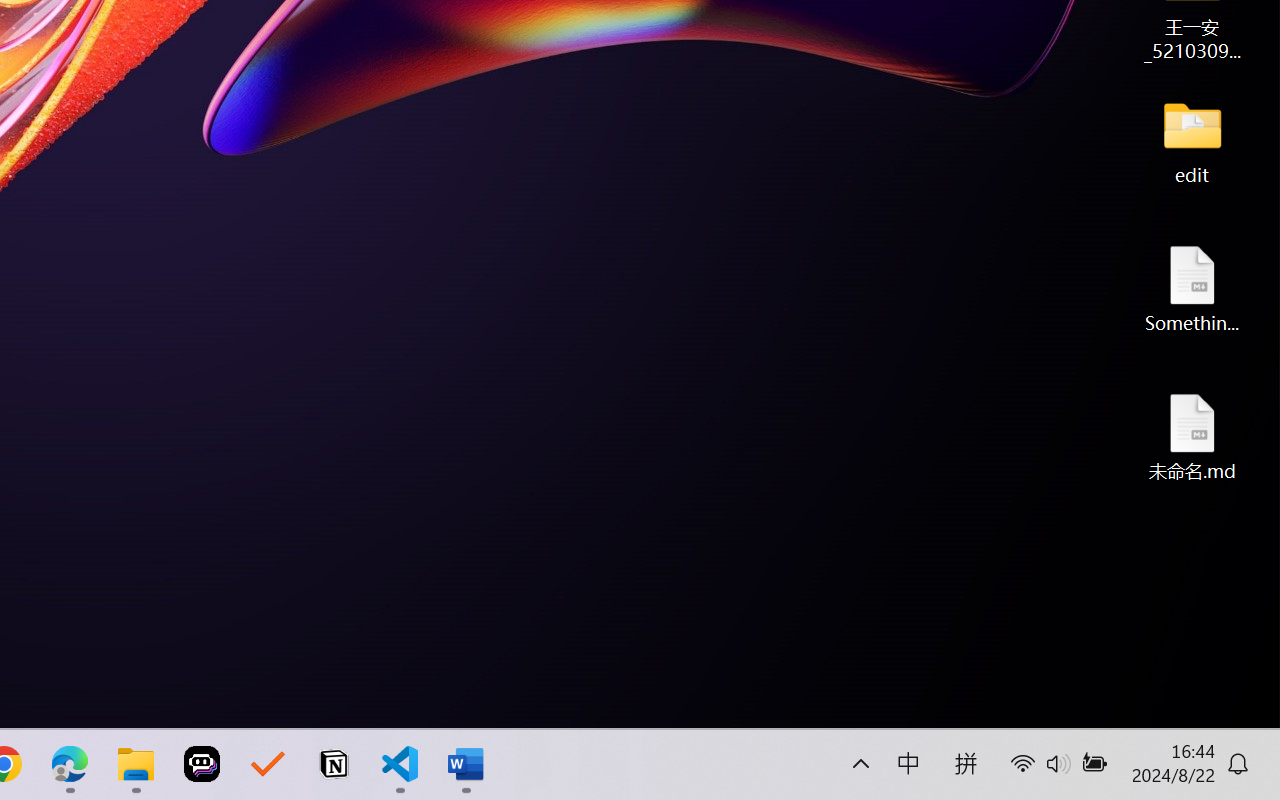  What do you see at coordinates (1192, 288) in the screenshot?
I see `'Something.md'` at bounding box center [1192, 288].